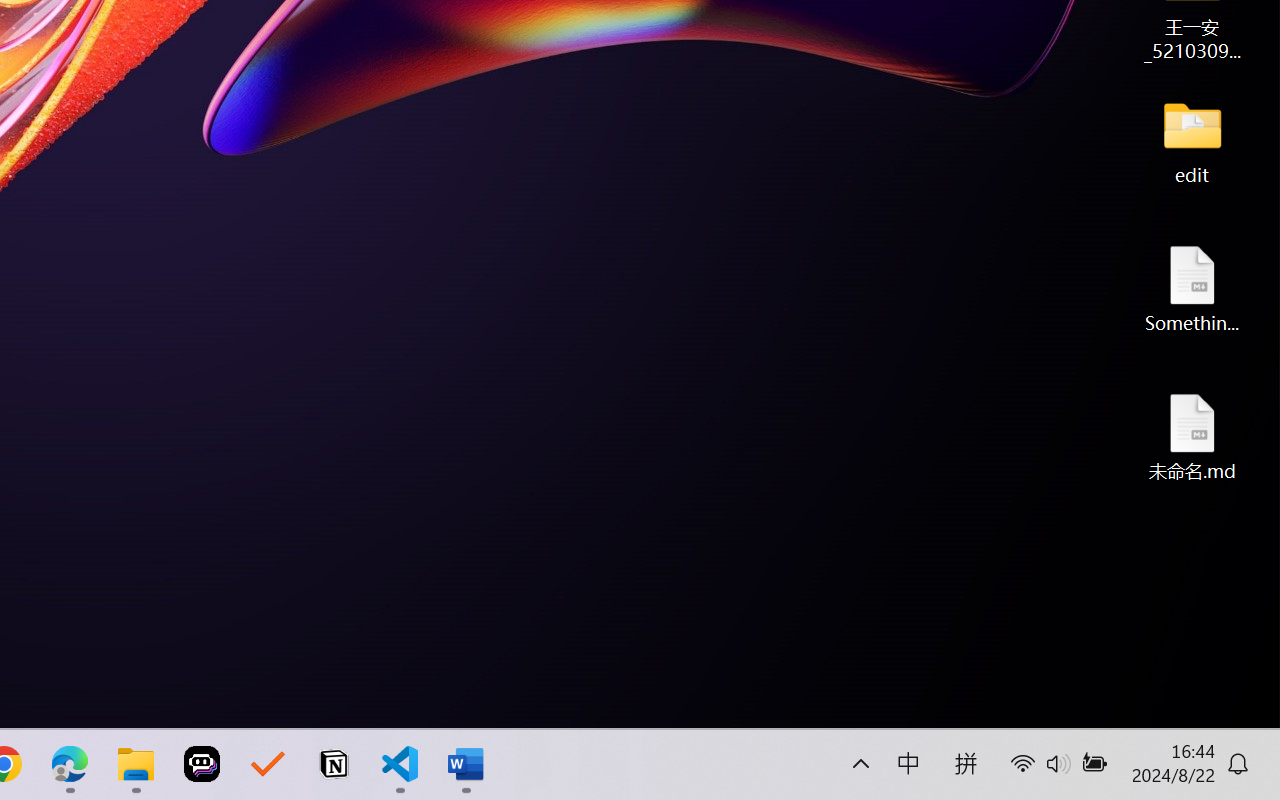  What do you see at coordinates (1192, 288) in the screenshot?
I see `'Something.md'` at bounding box center [1192, 288].